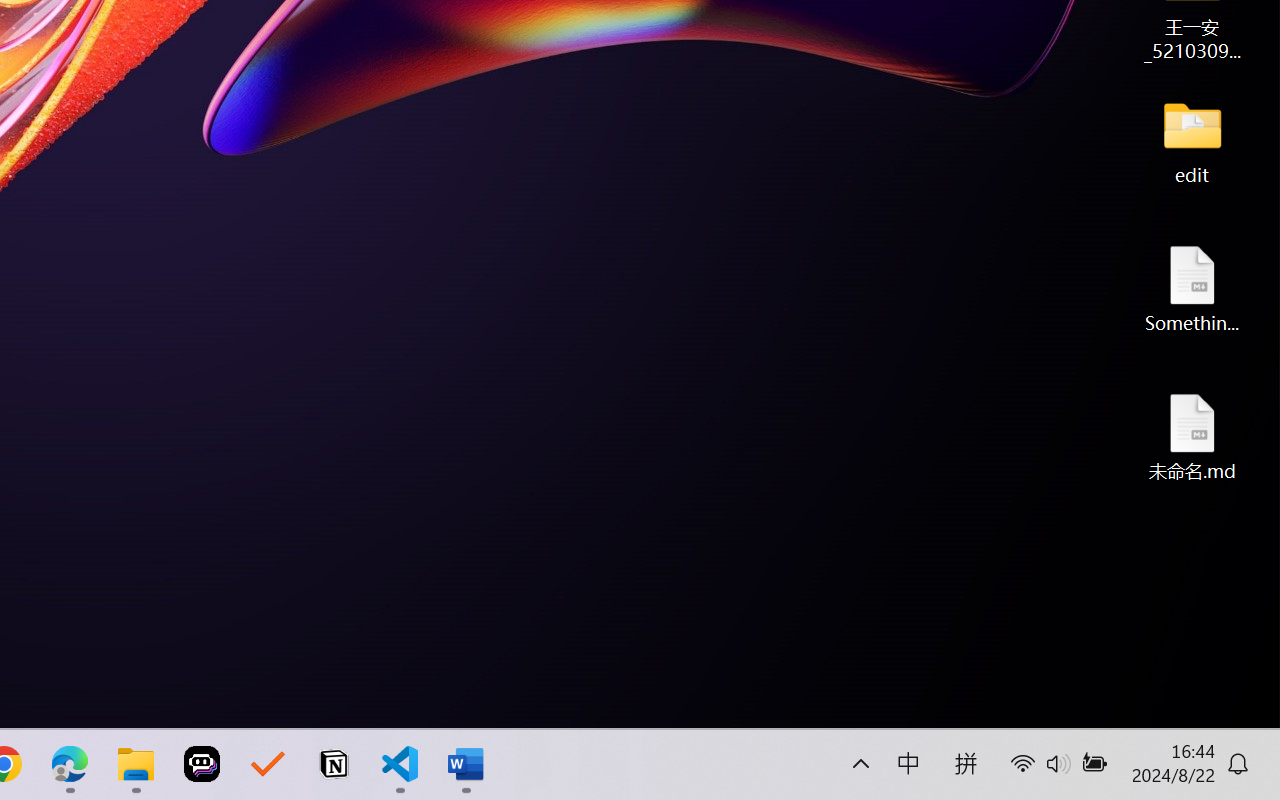  What do you see at coordinates (1192, 288) in the screenshot?
I see `'Something.md'` at bounding box center [1192, 288].